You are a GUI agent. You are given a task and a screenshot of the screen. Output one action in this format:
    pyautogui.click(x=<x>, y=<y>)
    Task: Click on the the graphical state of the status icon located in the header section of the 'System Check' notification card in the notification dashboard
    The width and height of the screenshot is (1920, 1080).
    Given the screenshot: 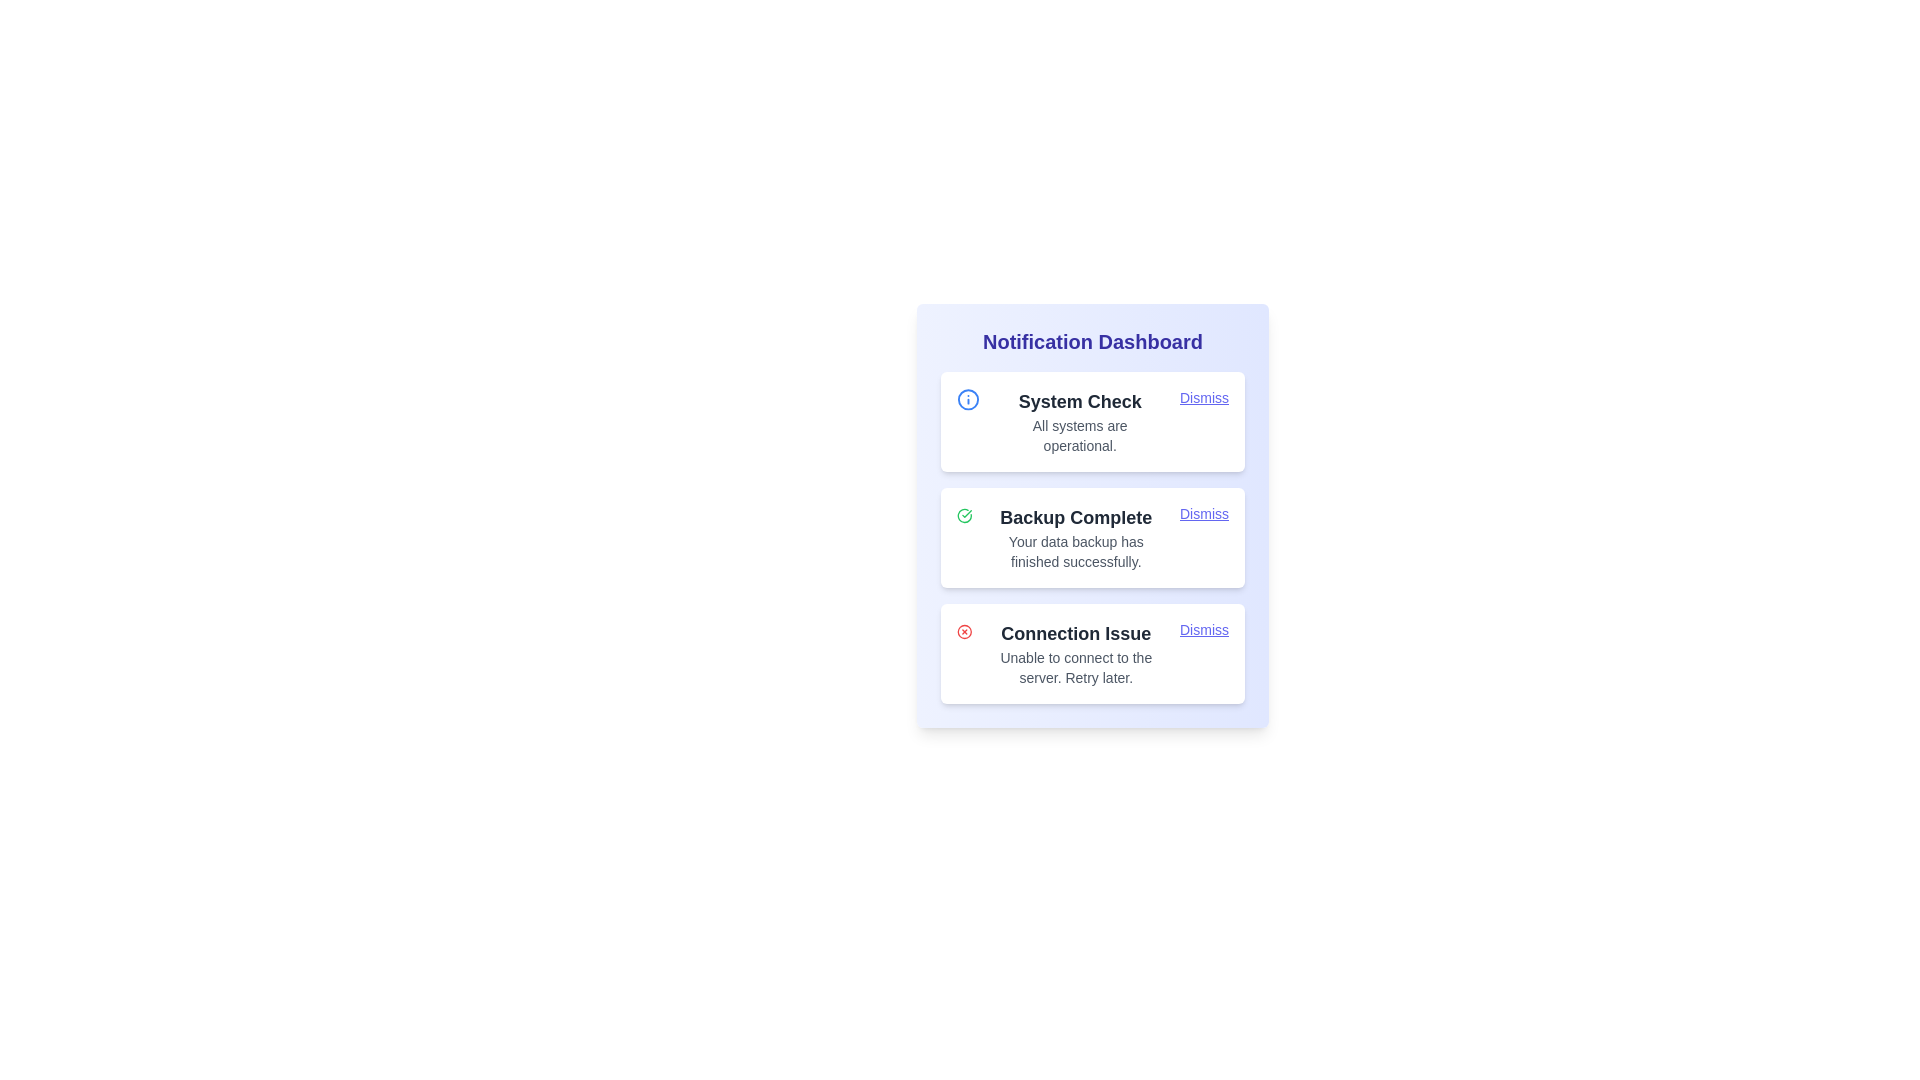 What is the action you would take?
    pyautogui.click(x=968, y=400)
    